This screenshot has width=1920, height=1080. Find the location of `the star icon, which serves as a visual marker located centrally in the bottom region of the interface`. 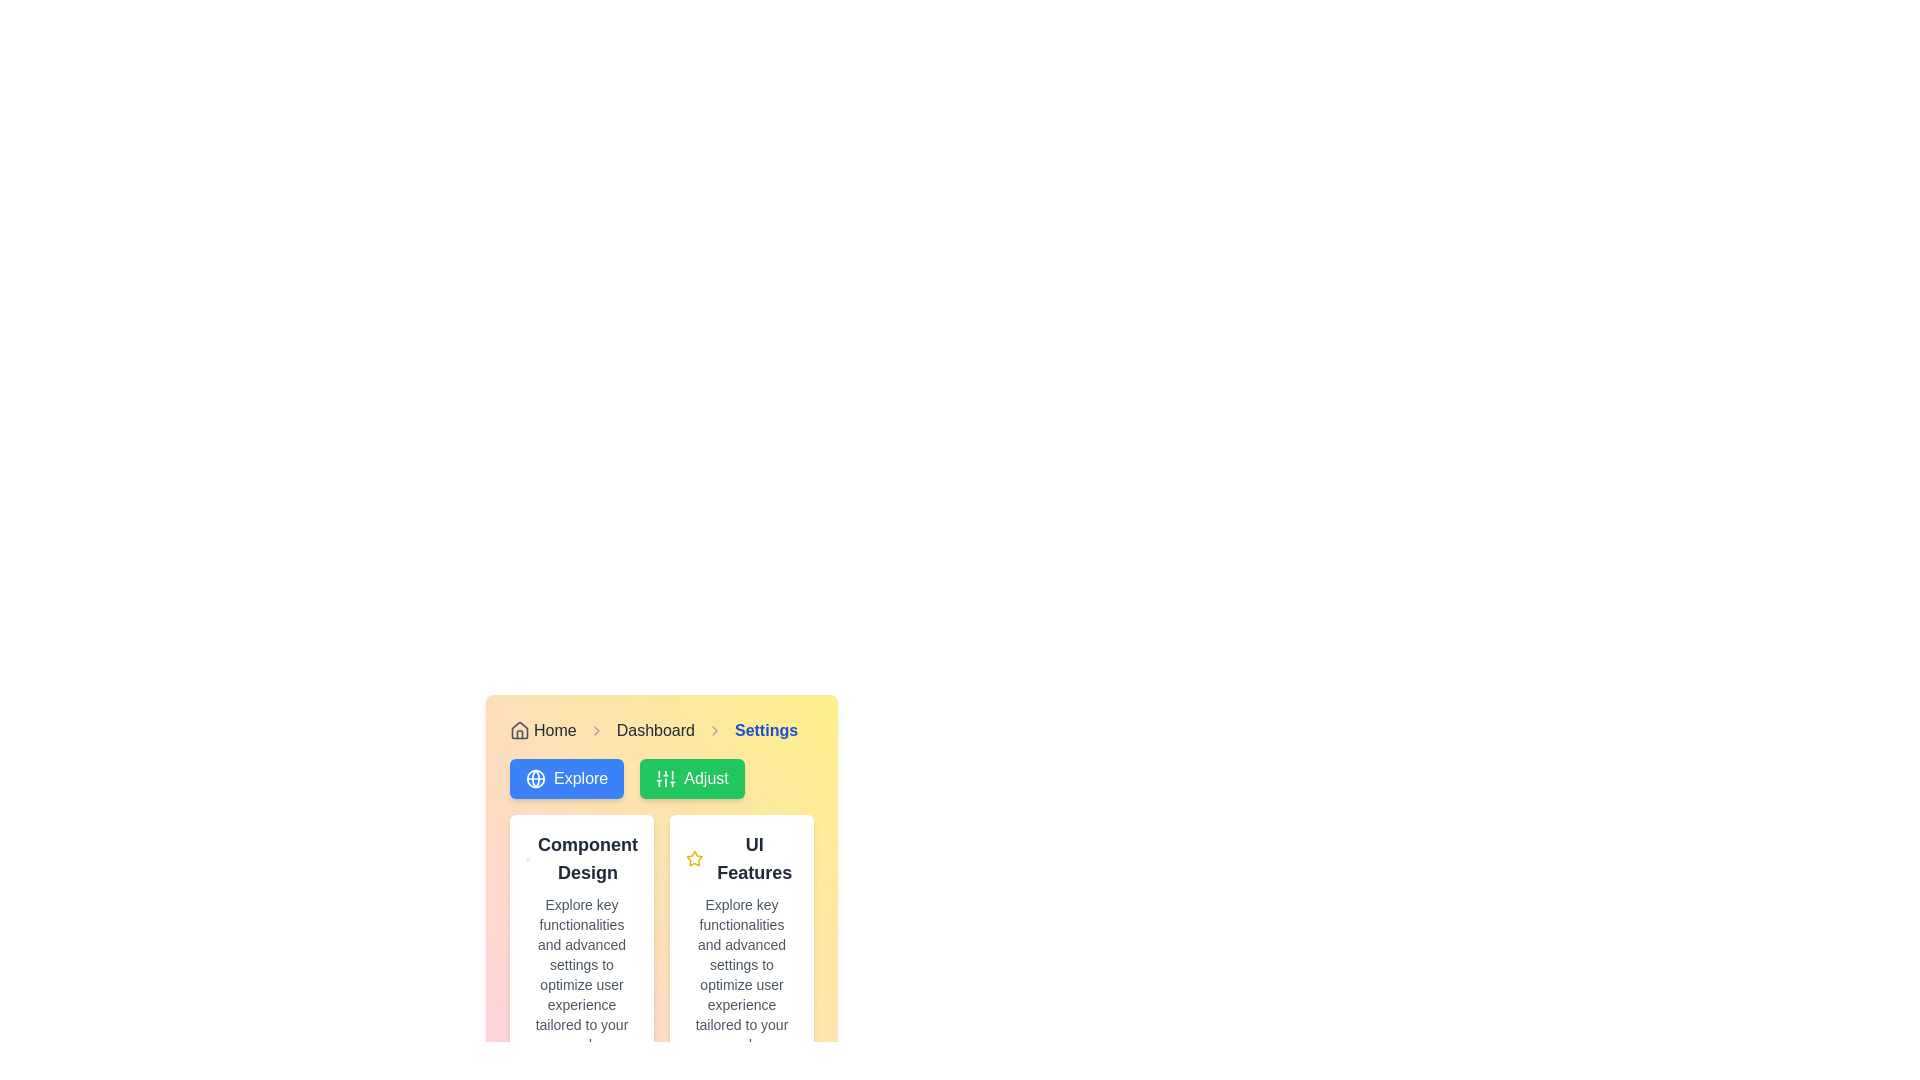

the star icon, which serves as a visual marker located centrally in the bottom region of the interface is located at coordinates (694, 857).